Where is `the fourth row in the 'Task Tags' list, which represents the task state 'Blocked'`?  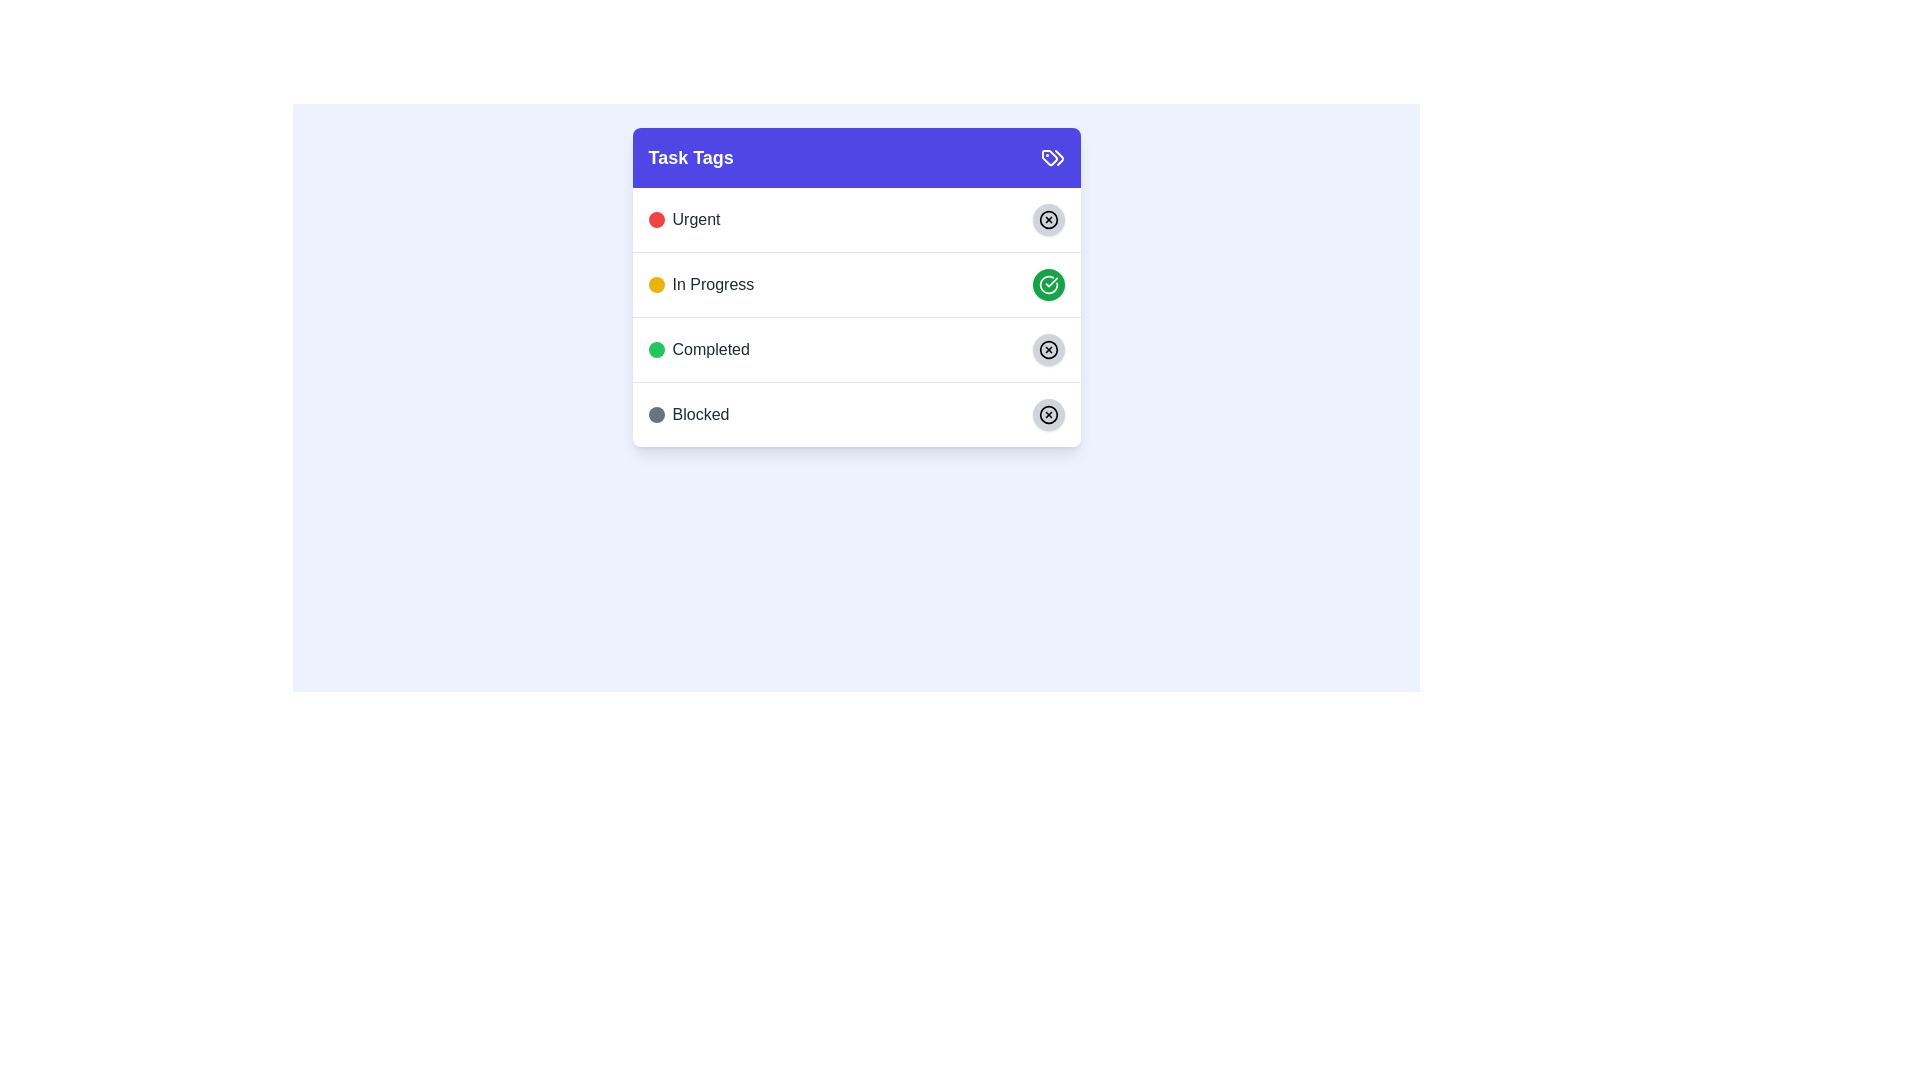 the fourth row in the 'Task Tags' list, which represents the task state 'Blocked' is located at coordinates (856, 413).